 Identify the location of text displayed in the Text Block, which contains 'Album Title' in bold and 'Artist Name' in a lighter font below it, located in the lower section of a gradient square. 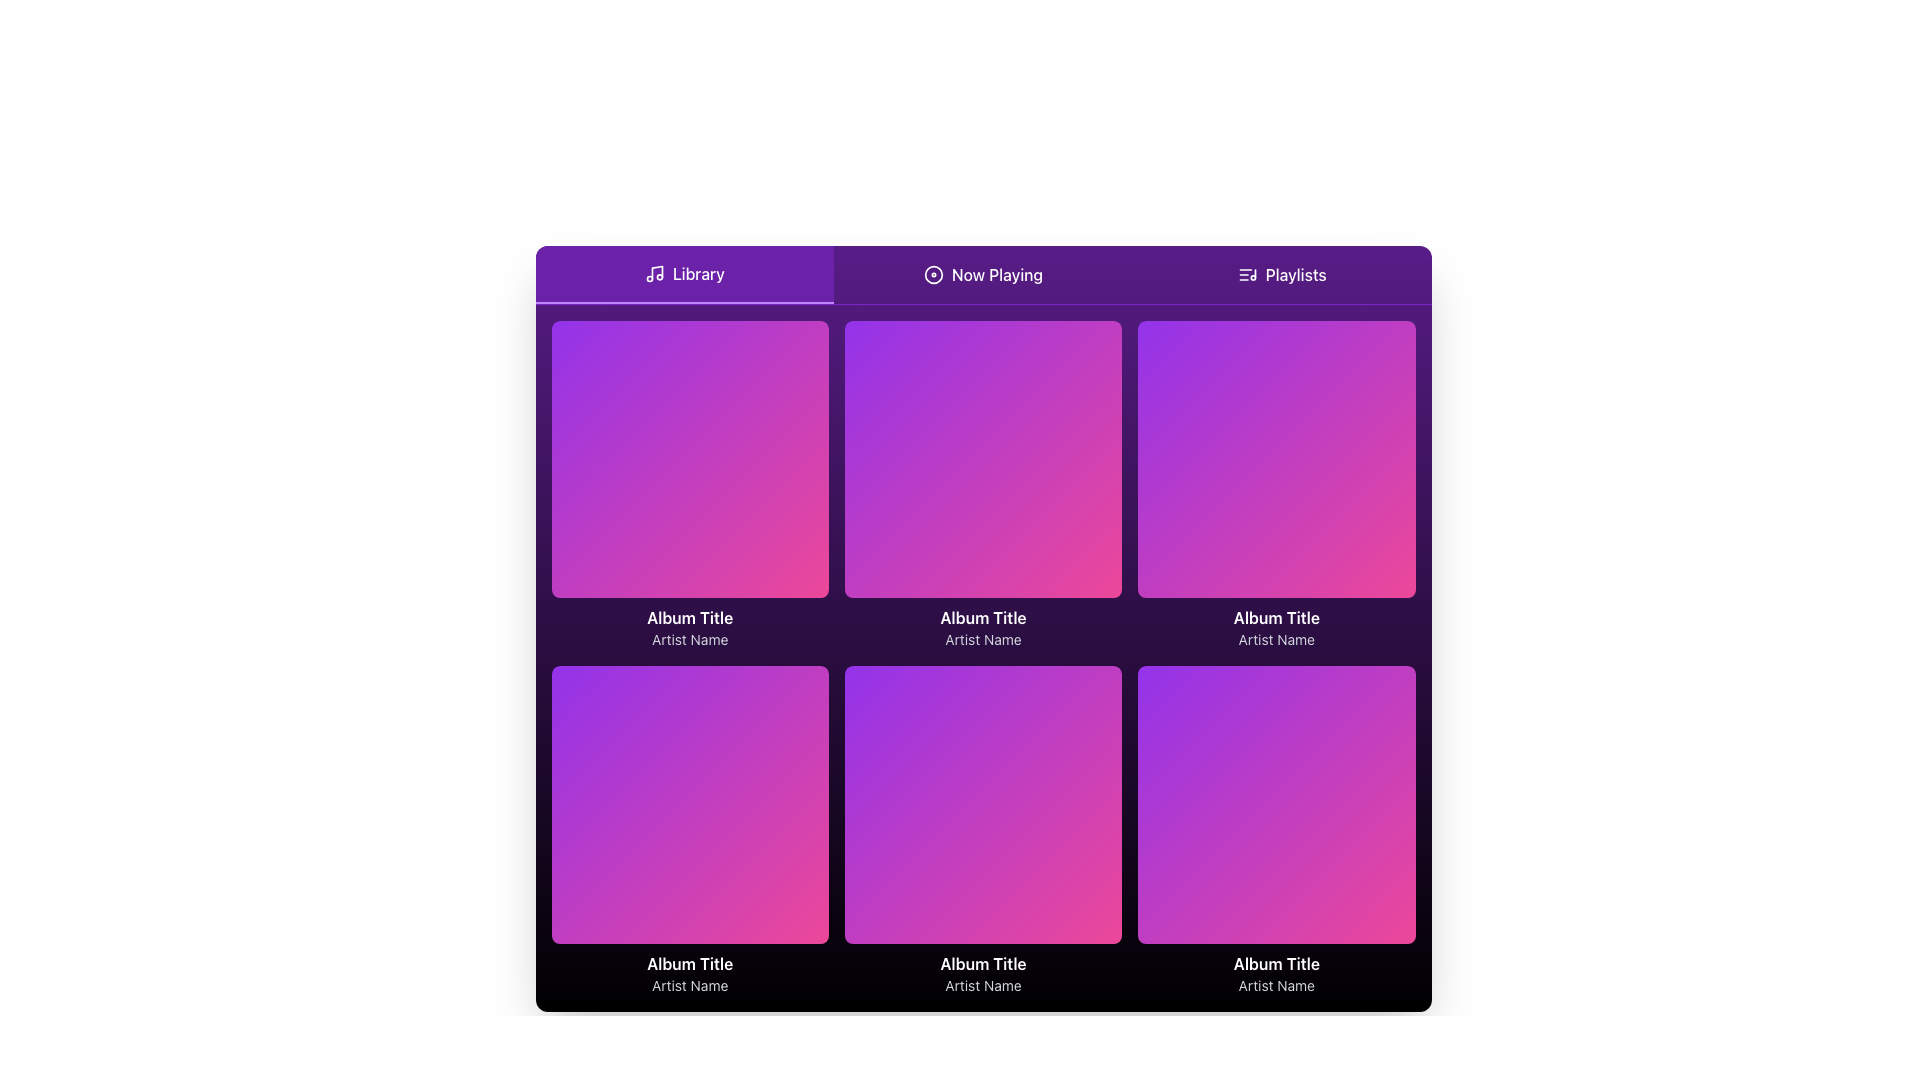
(690, 627).